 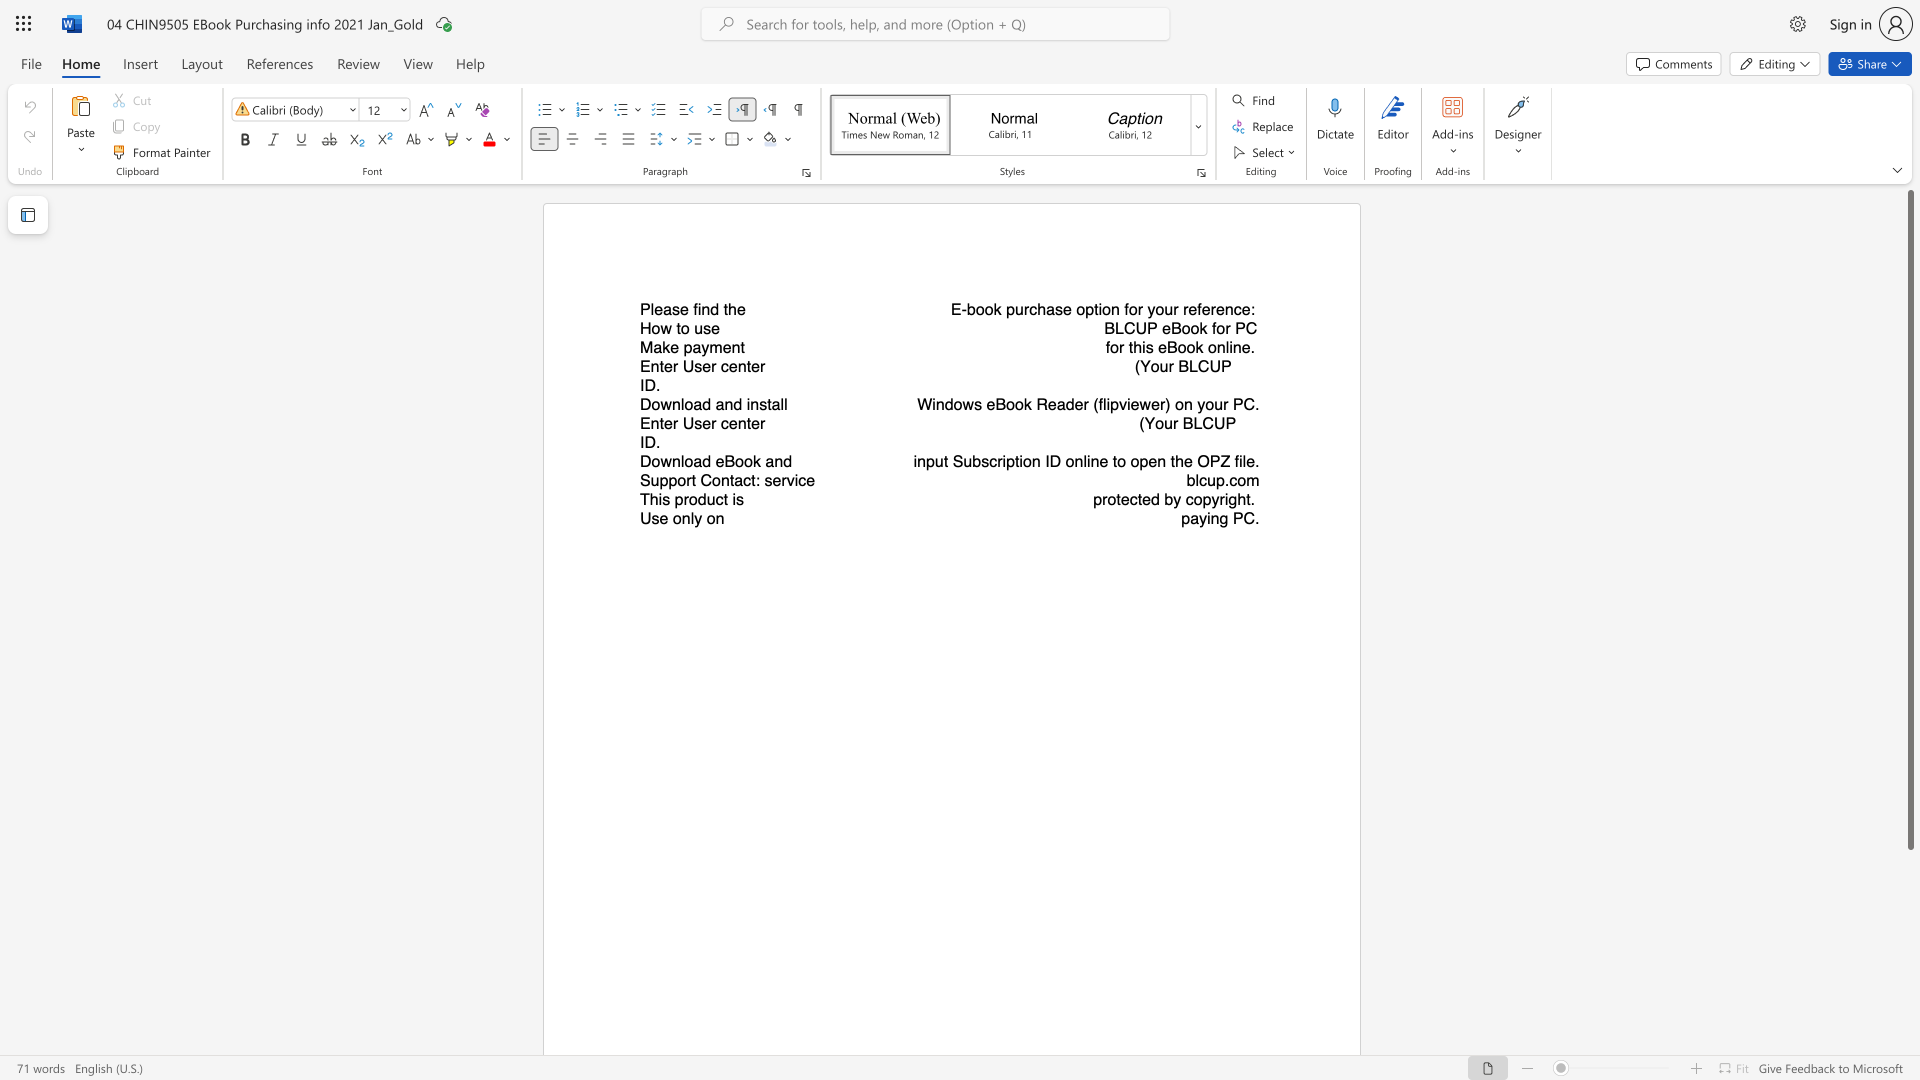 I want to click on the subset text "nd" within the text "Download eBook and", so click(x=773, y=461).